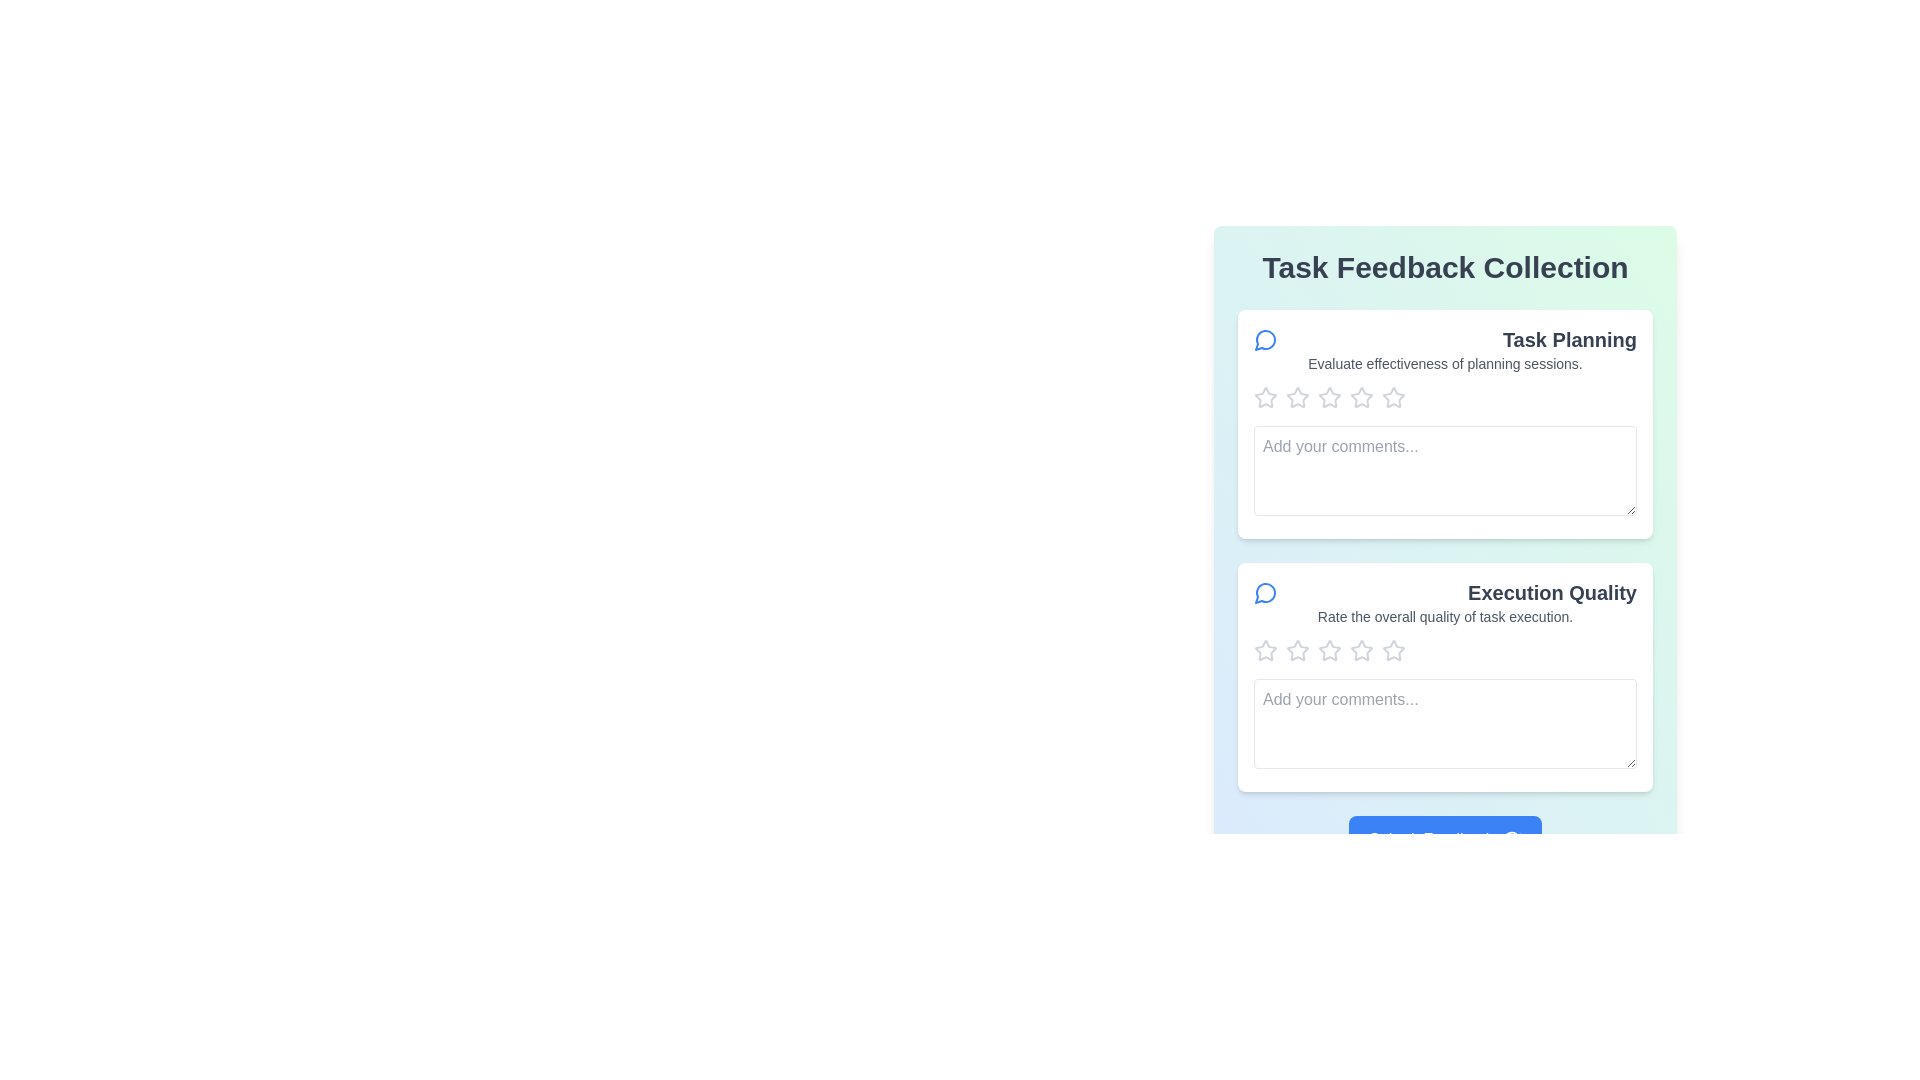 The height and width of the screenshot is (1080, 1920). I want to click on the 7th star-shaped rating icon in the upper rating section for 'Task Planning', so click(1392, 397).